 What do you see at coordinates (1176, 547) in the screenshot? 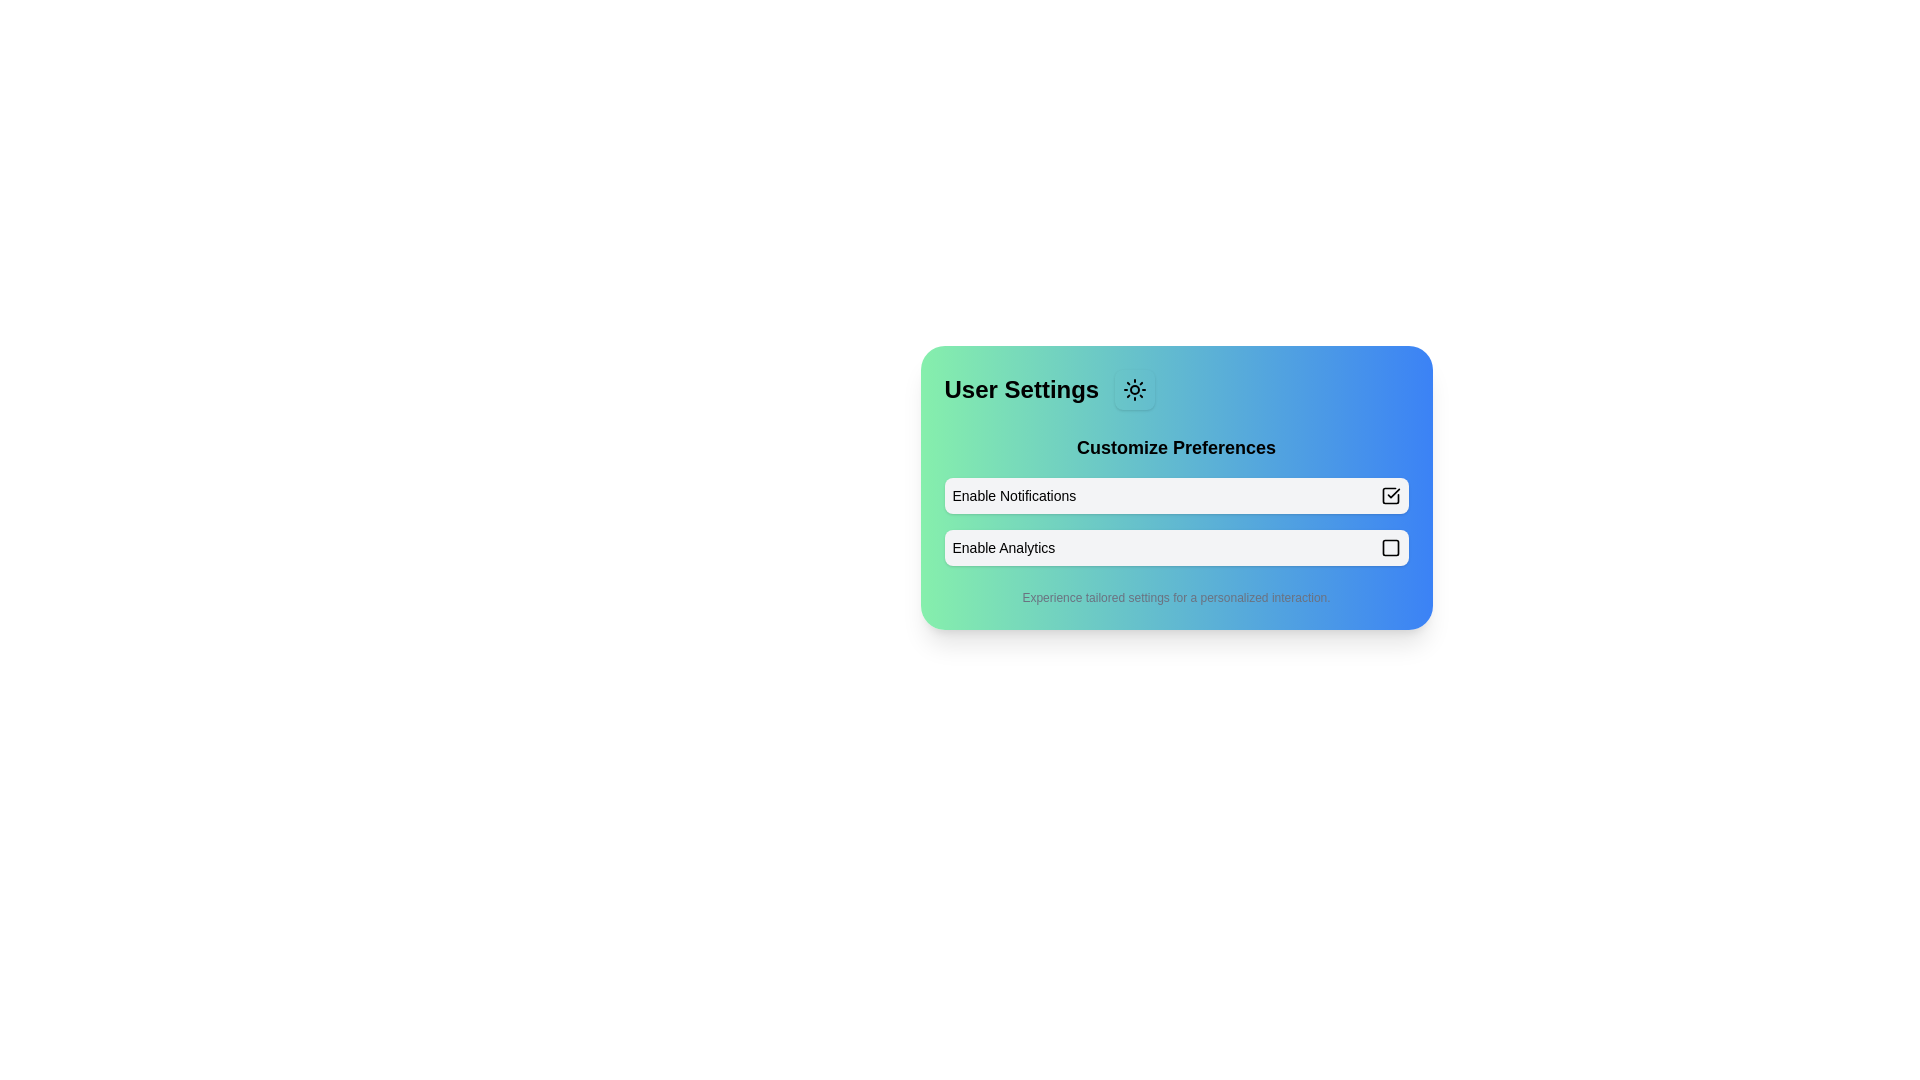
I see `the checkbox labeled 'Enable Analytics'` at bounding box center [1176, 547].